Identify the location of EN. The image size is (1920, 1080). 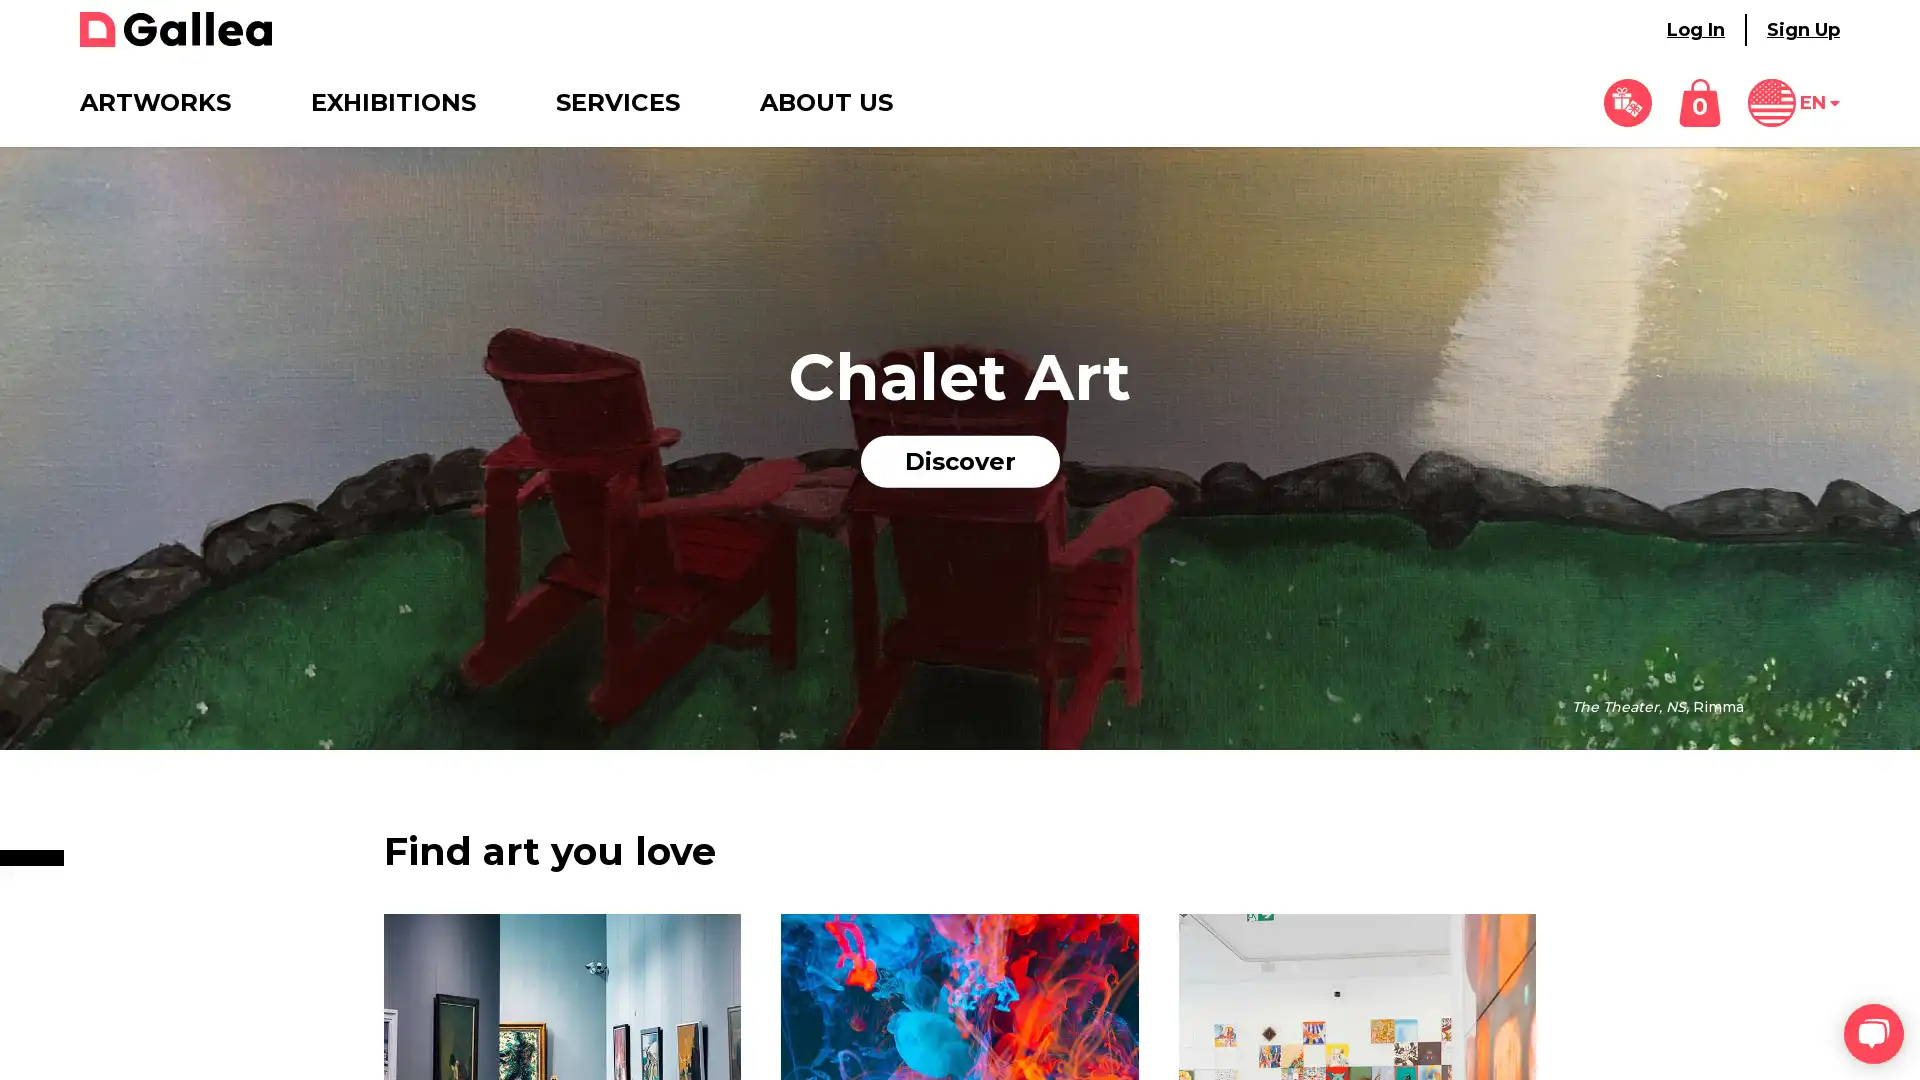
(1794, 103).